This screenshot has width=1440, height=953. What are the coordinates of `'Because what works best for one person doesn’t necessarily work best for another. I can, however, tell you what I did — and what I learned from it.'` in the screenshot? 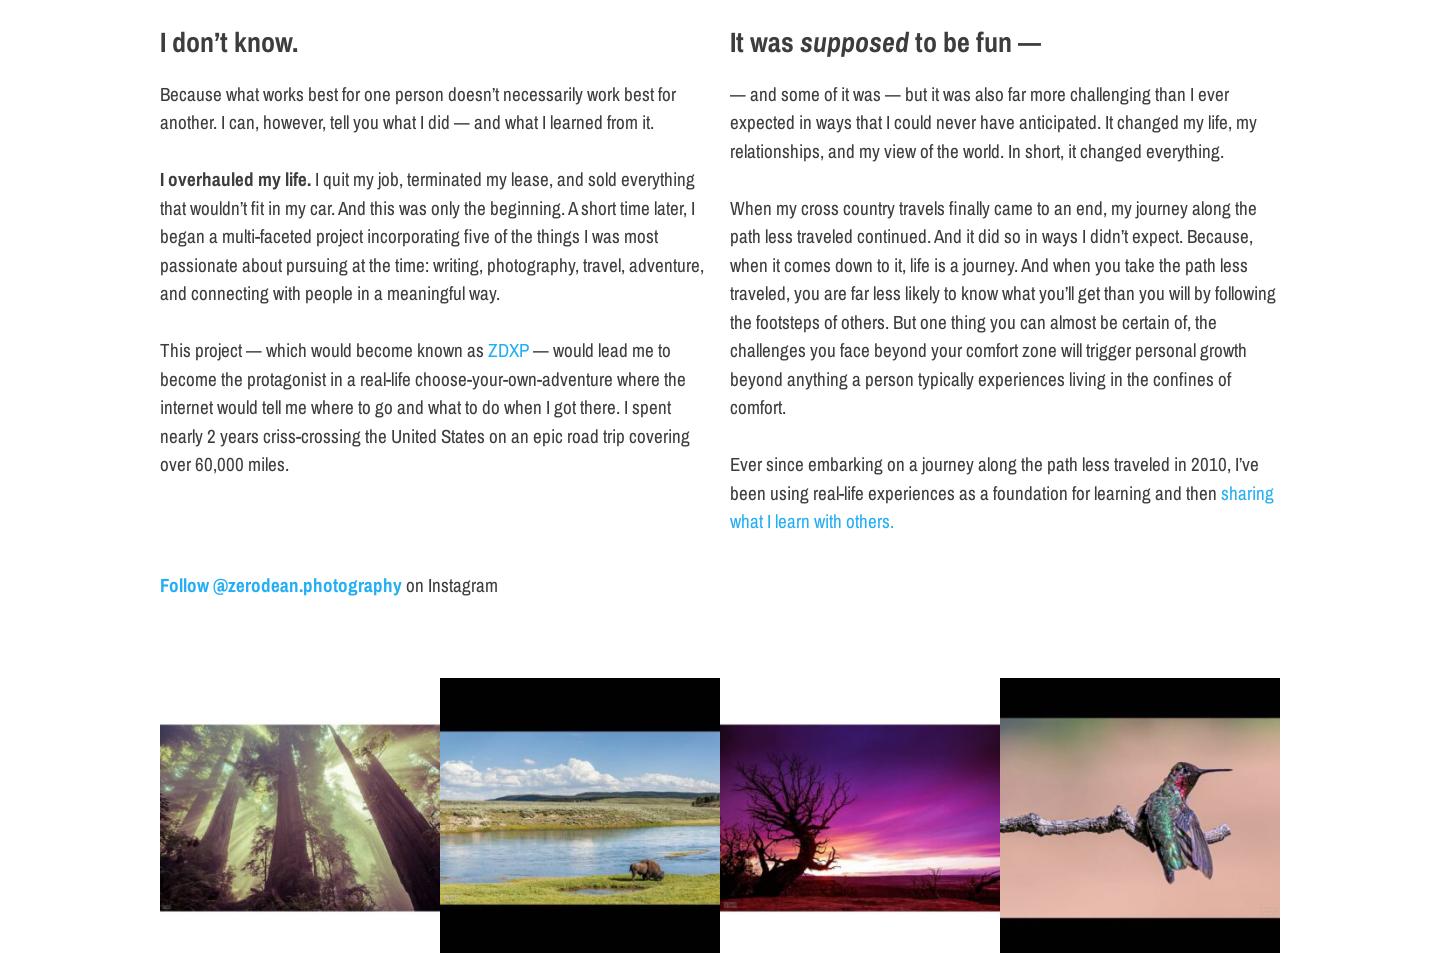 It's located at (158, 106).